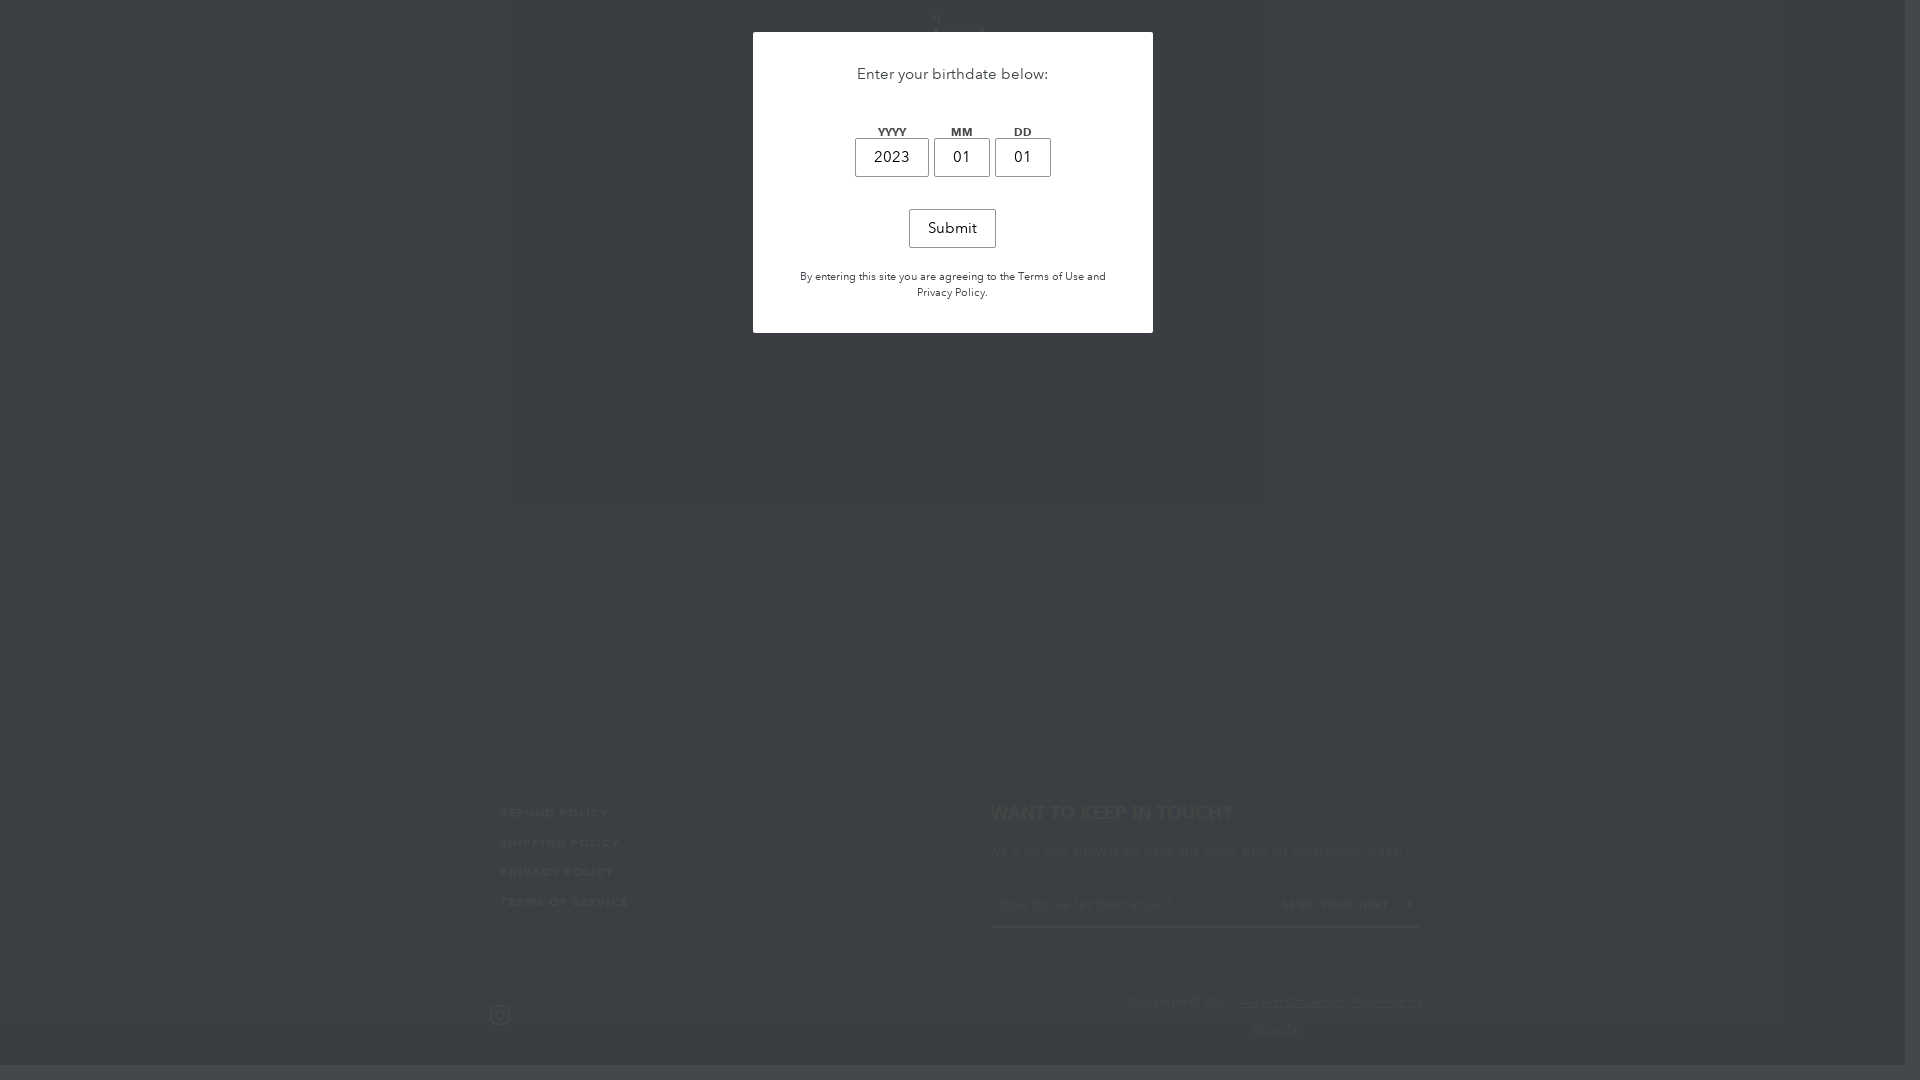  Describe the element at coordinates (1347, 903) in the screenshot. I see `'SEND YOUR HINT'` at that location.